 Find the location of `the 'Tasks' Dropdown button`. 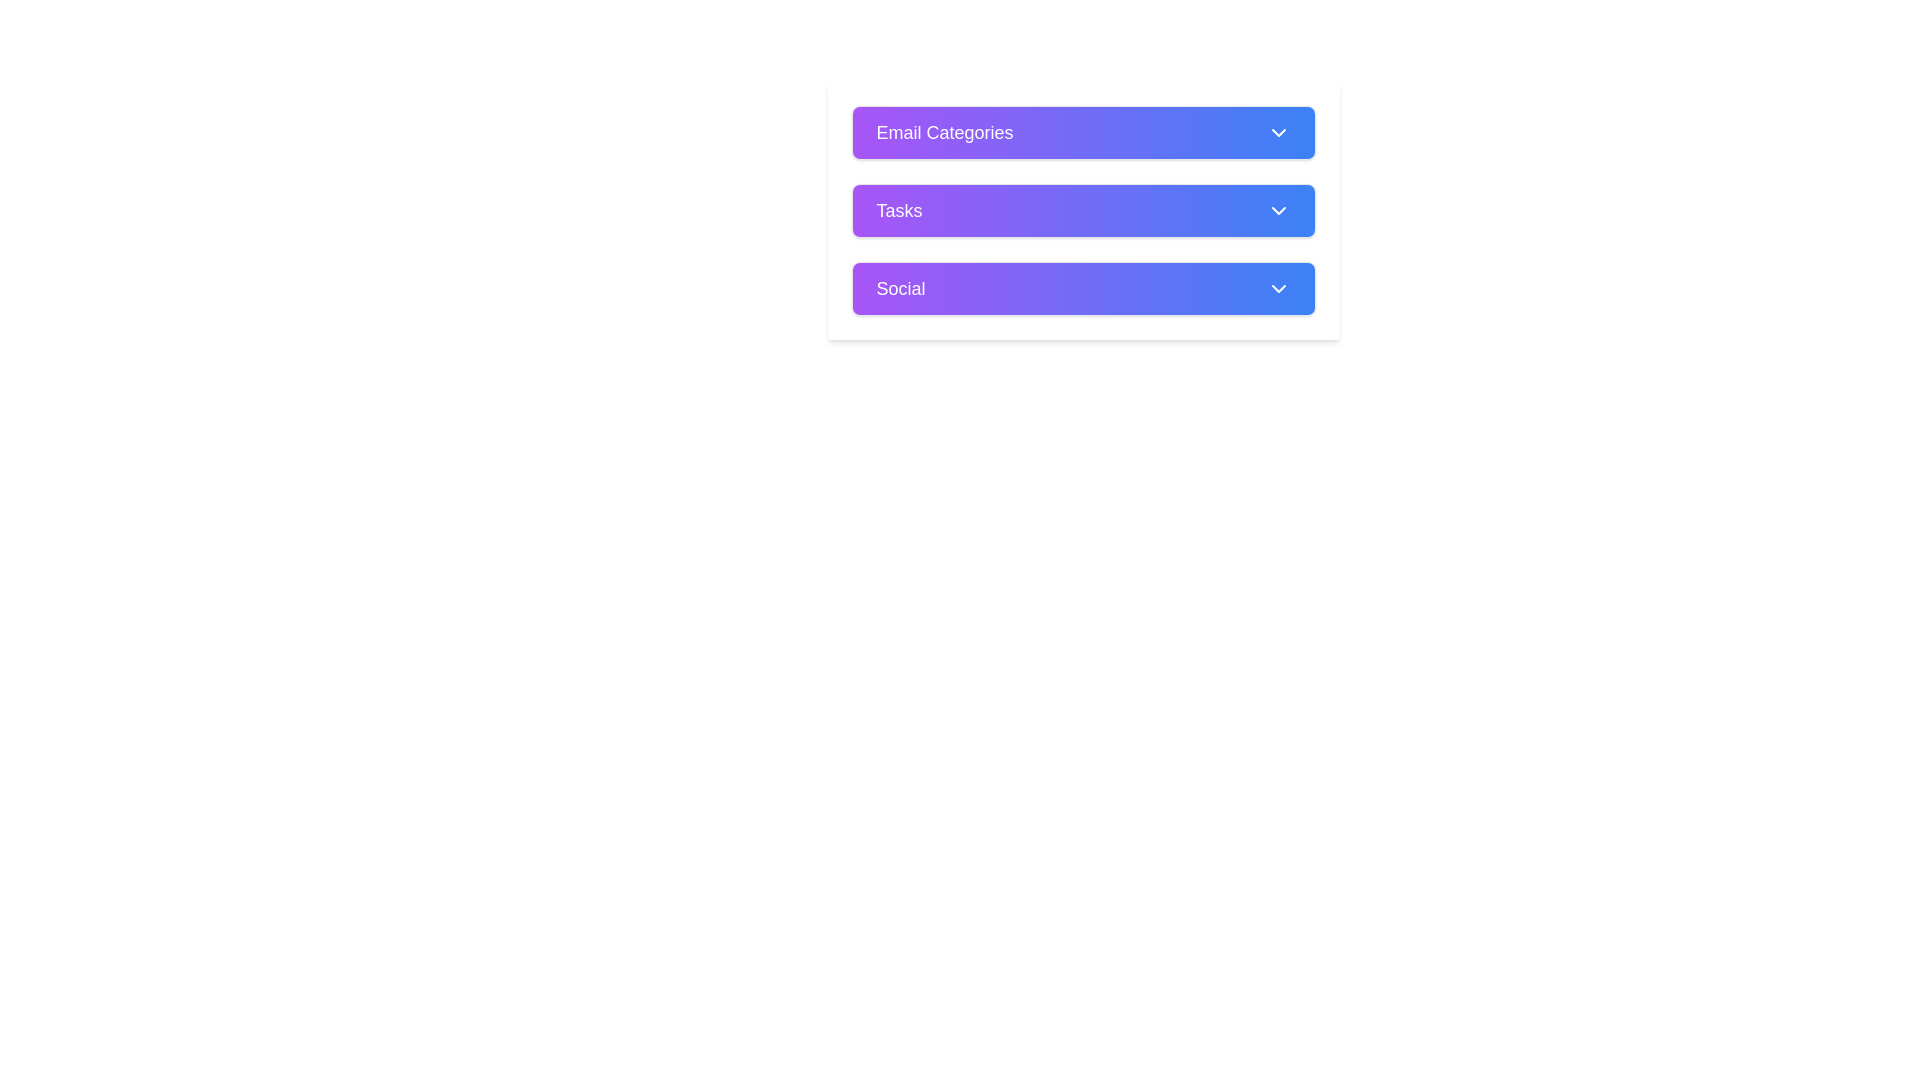

the 'Tasks' Dropdown button is located at coordinates (1082, 211).